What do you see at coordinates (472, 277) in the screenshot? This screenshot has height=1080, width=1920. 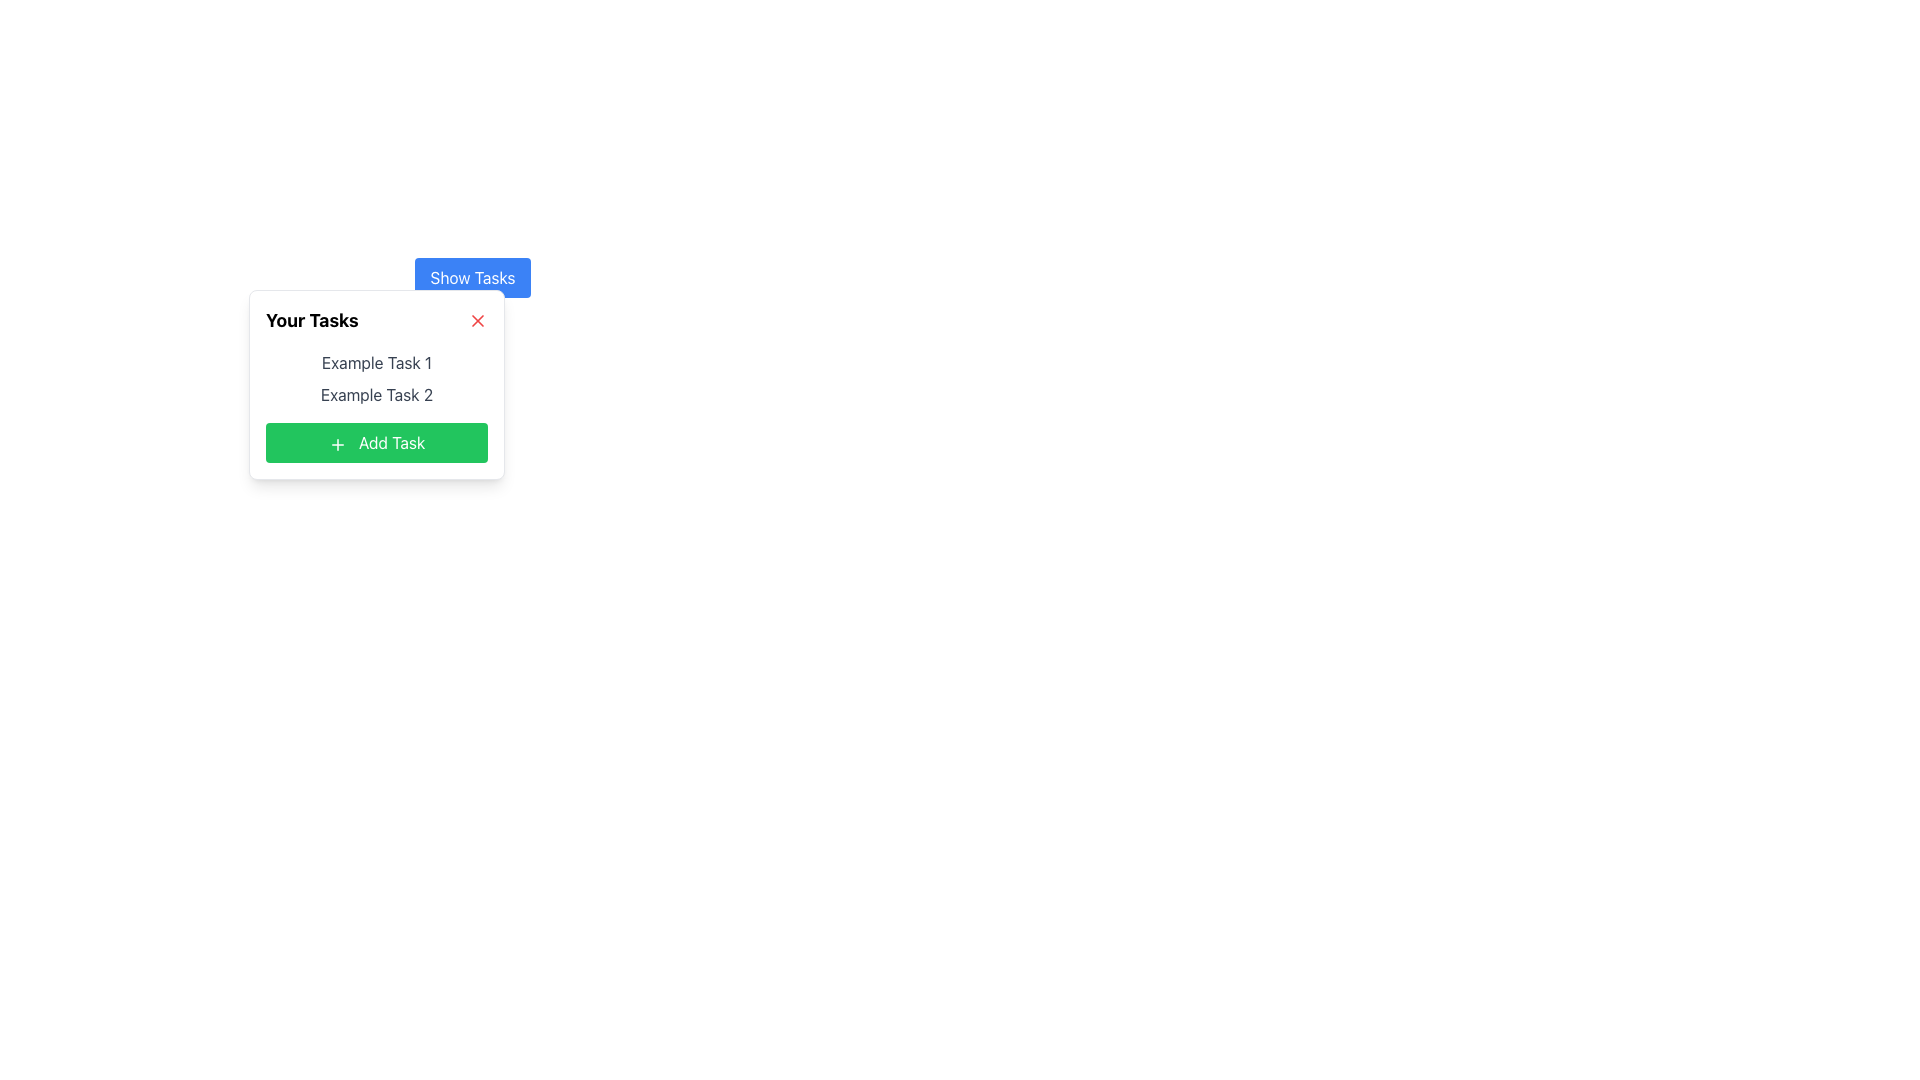 I see `the toggle button for the tasks list to change its visual state` at bounding box center [472, 277].